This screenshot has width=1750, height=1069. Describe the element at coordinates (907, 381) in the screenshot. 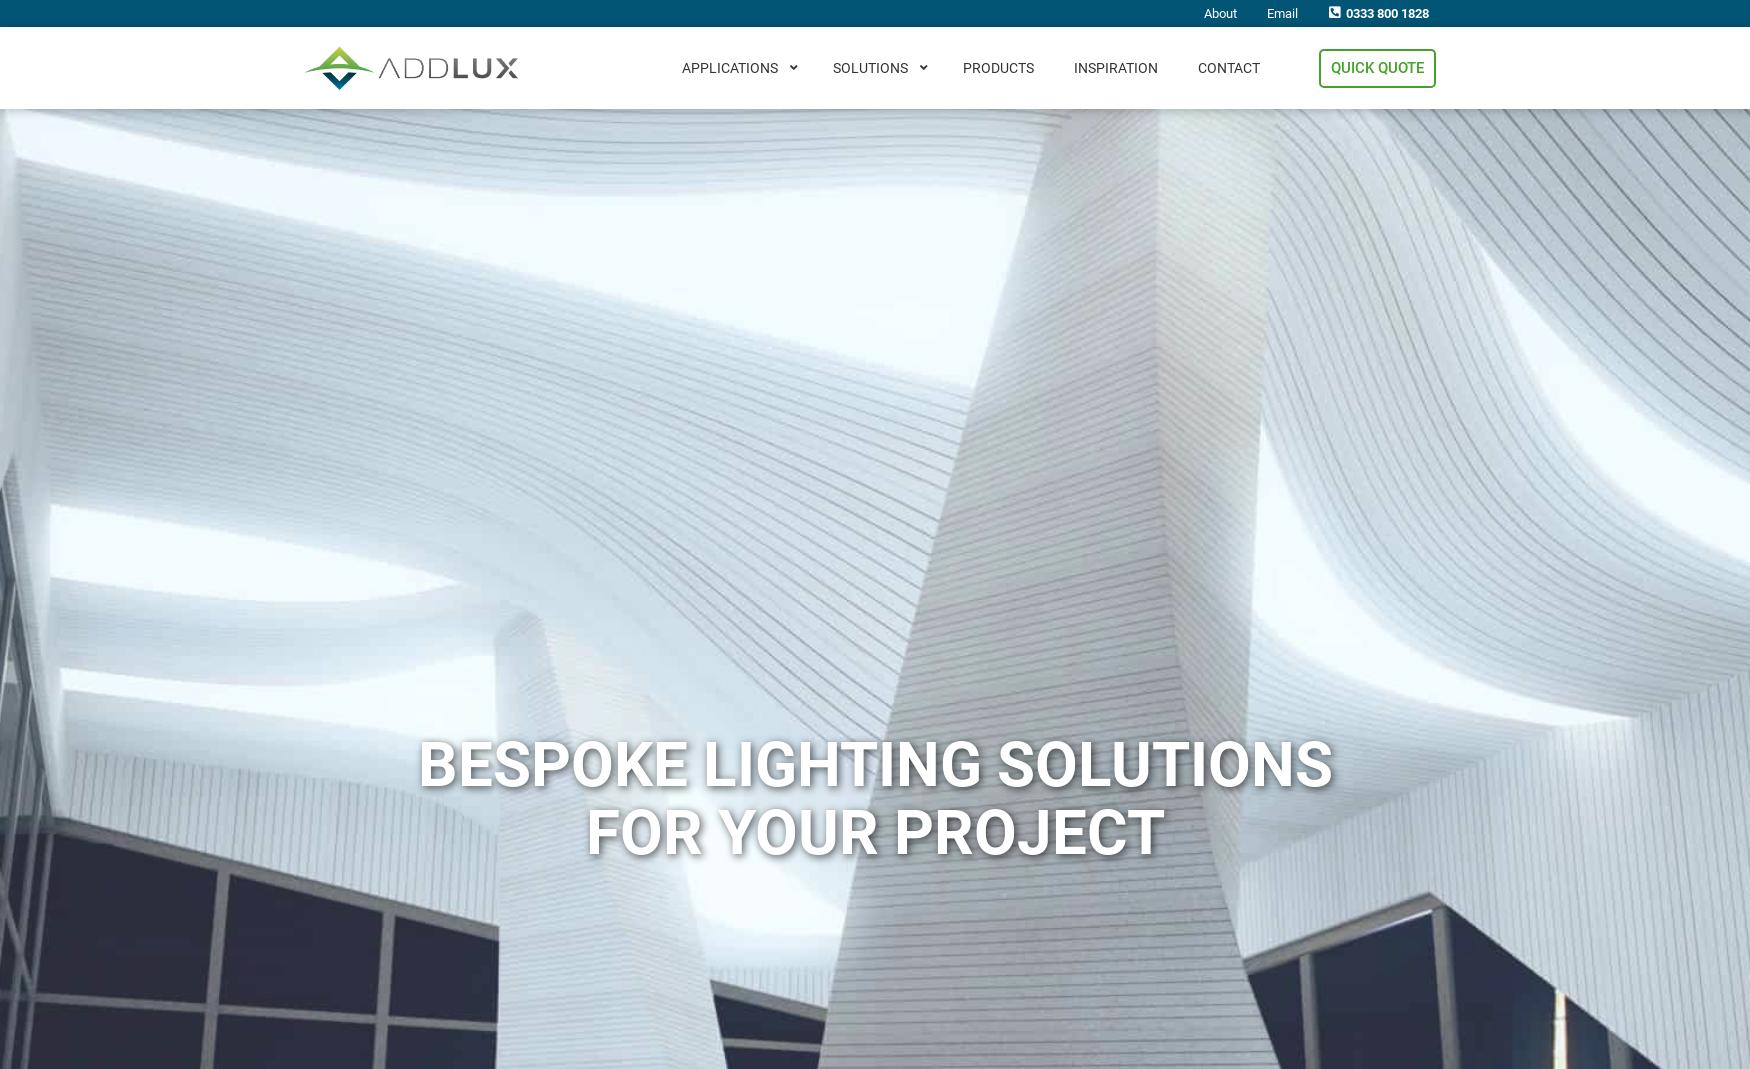

I see `'Ecolux LED Backlighting'` at that location.